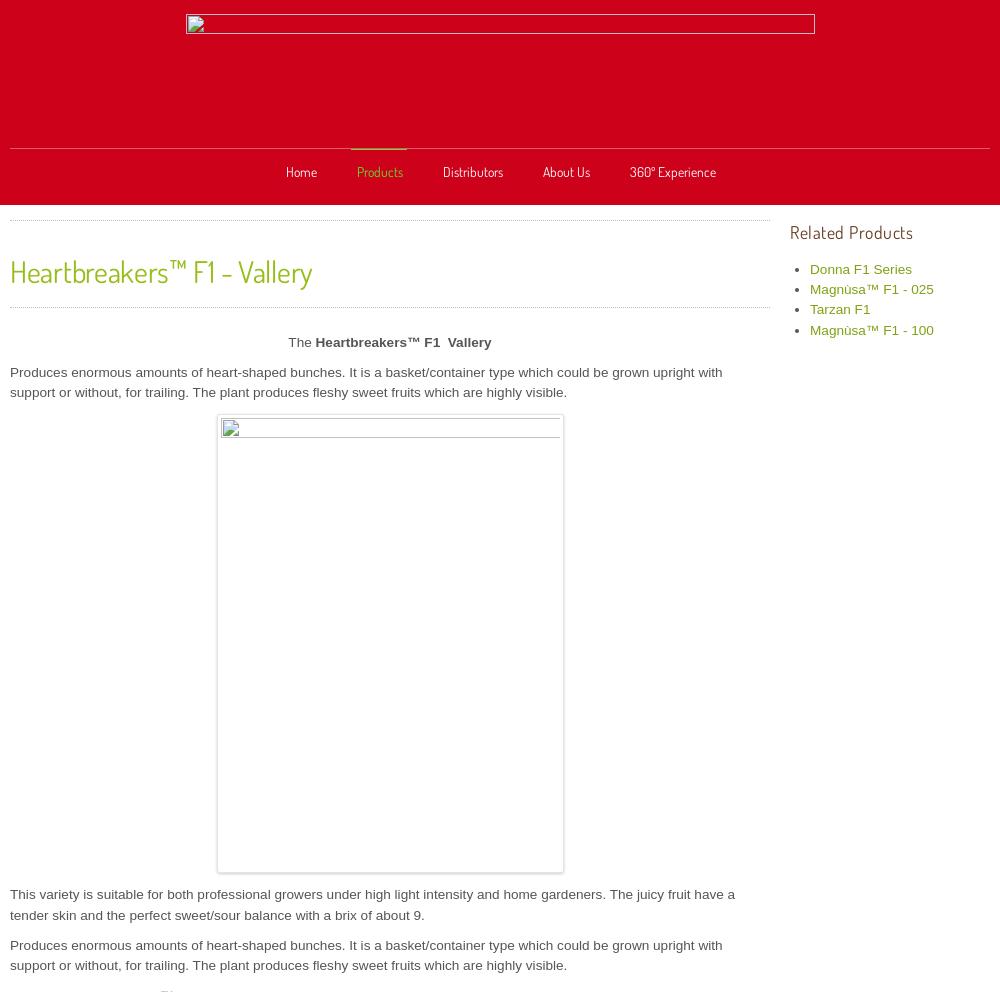 Image resolution: width=1000 pixels, height=992 pixels. What do you see at coordinates (810, 287) in the screenshot?
I see `'Magnùsa™ F1 - 025'` at bounding box center [810, 287].